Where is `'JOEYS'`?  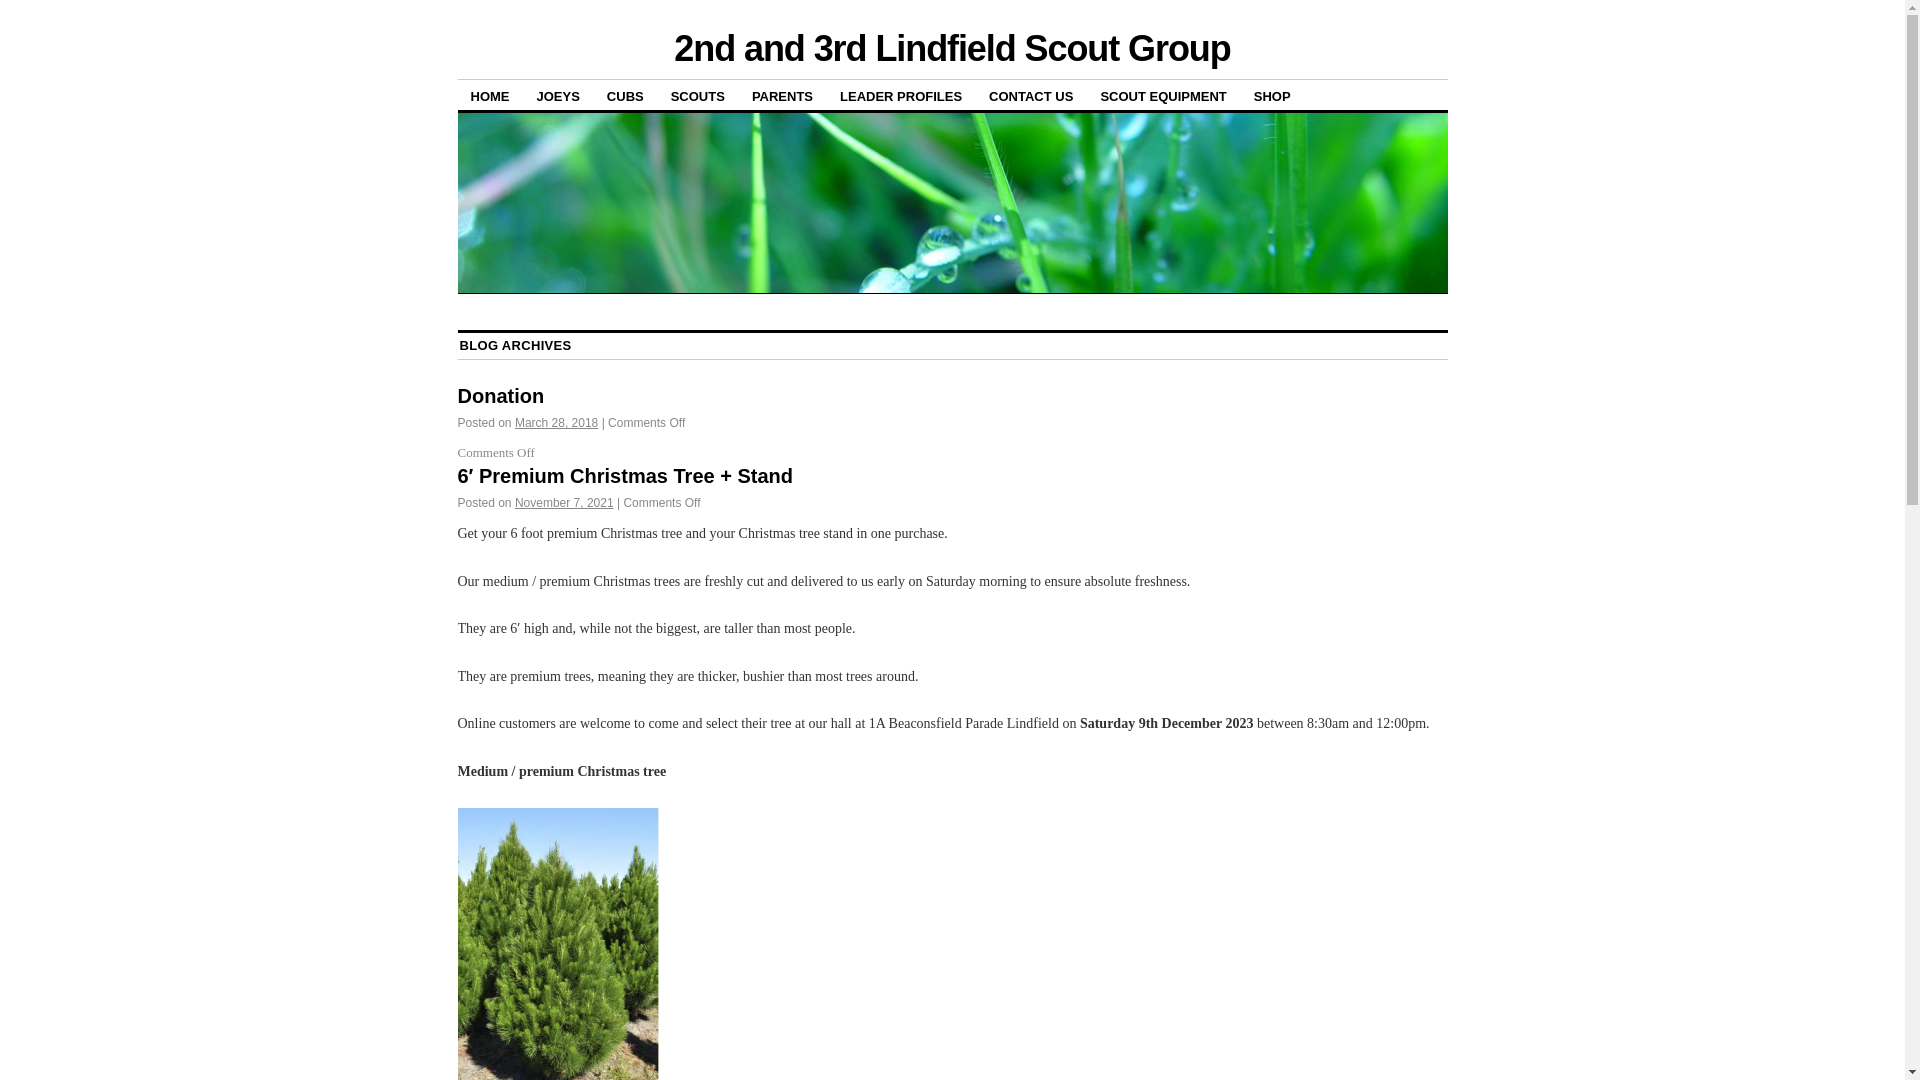 'JOEYS' is located at coordinates (558, 95).